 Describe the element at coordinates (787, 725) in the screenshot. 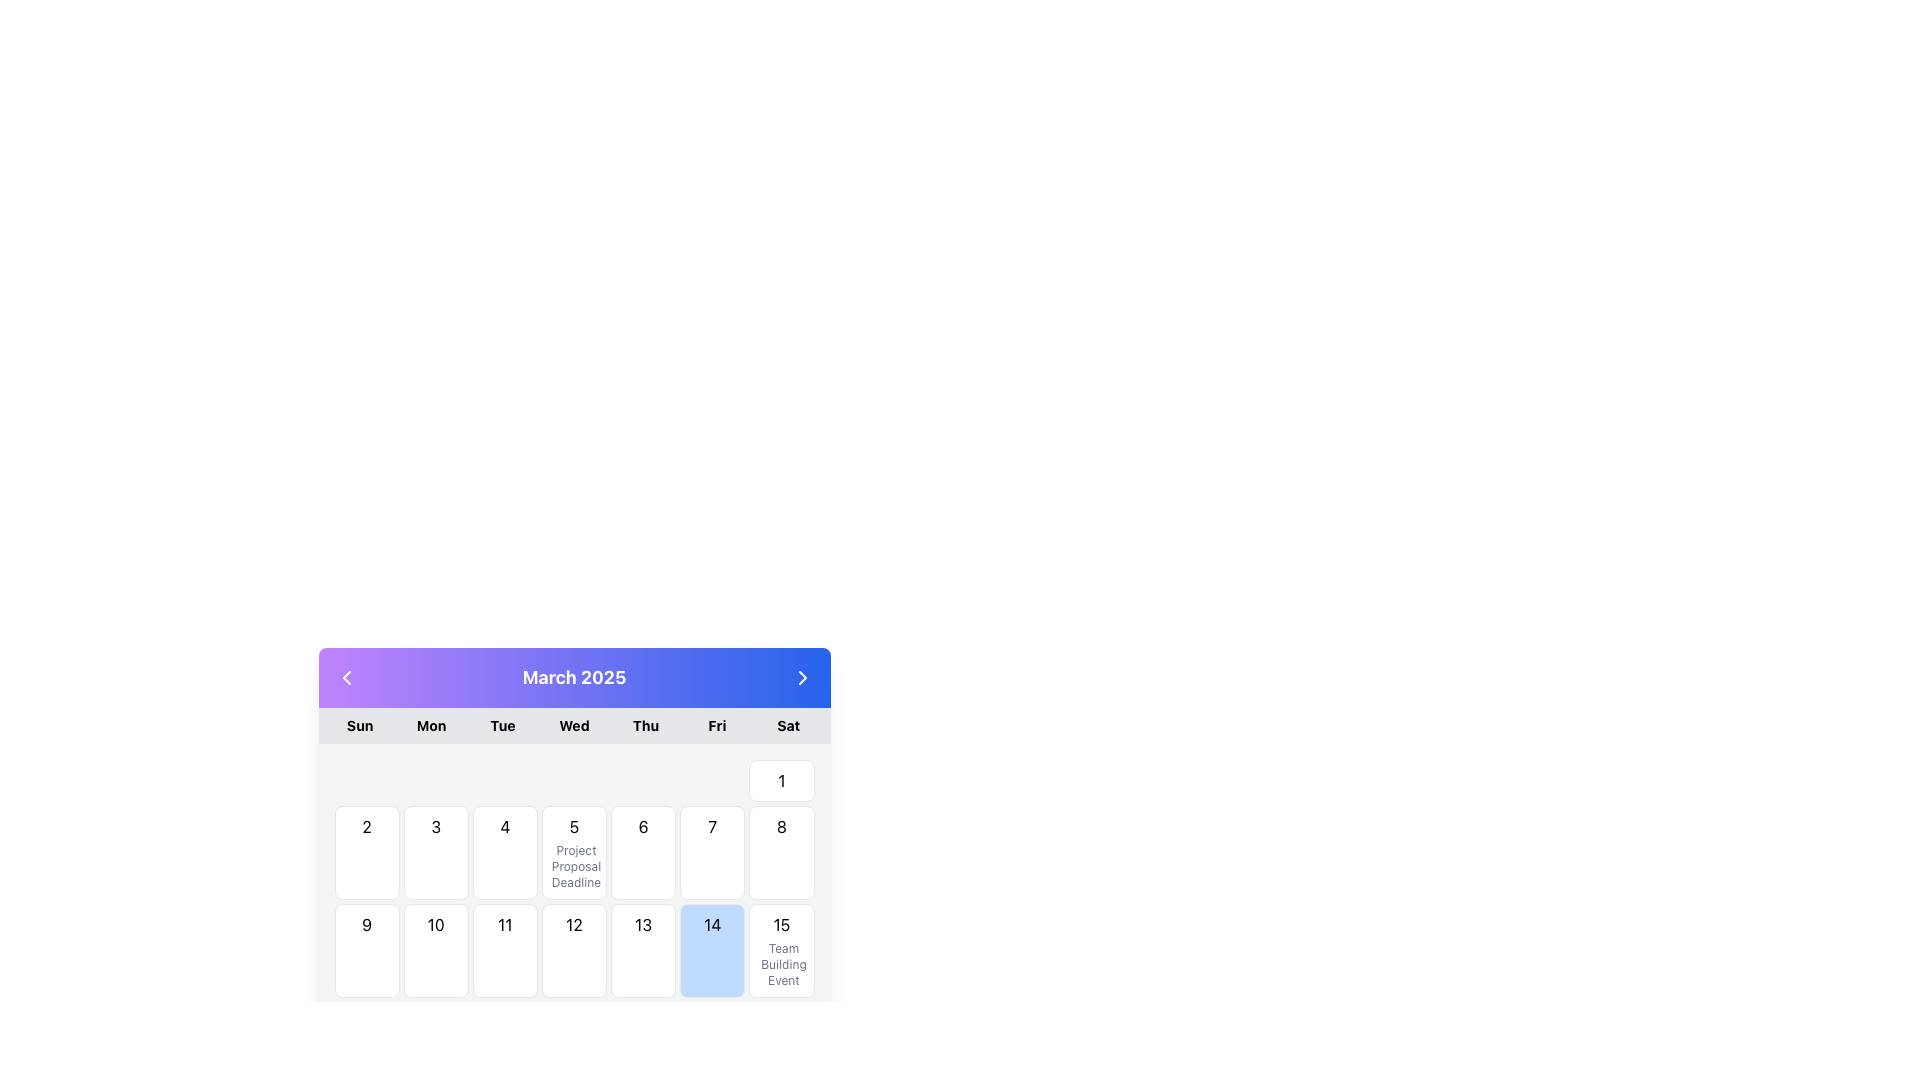

I see `the Text Label displaying 'Sat' in bold black font on a gray background, which is the last item in a row of day names in the calendar header` at that location.